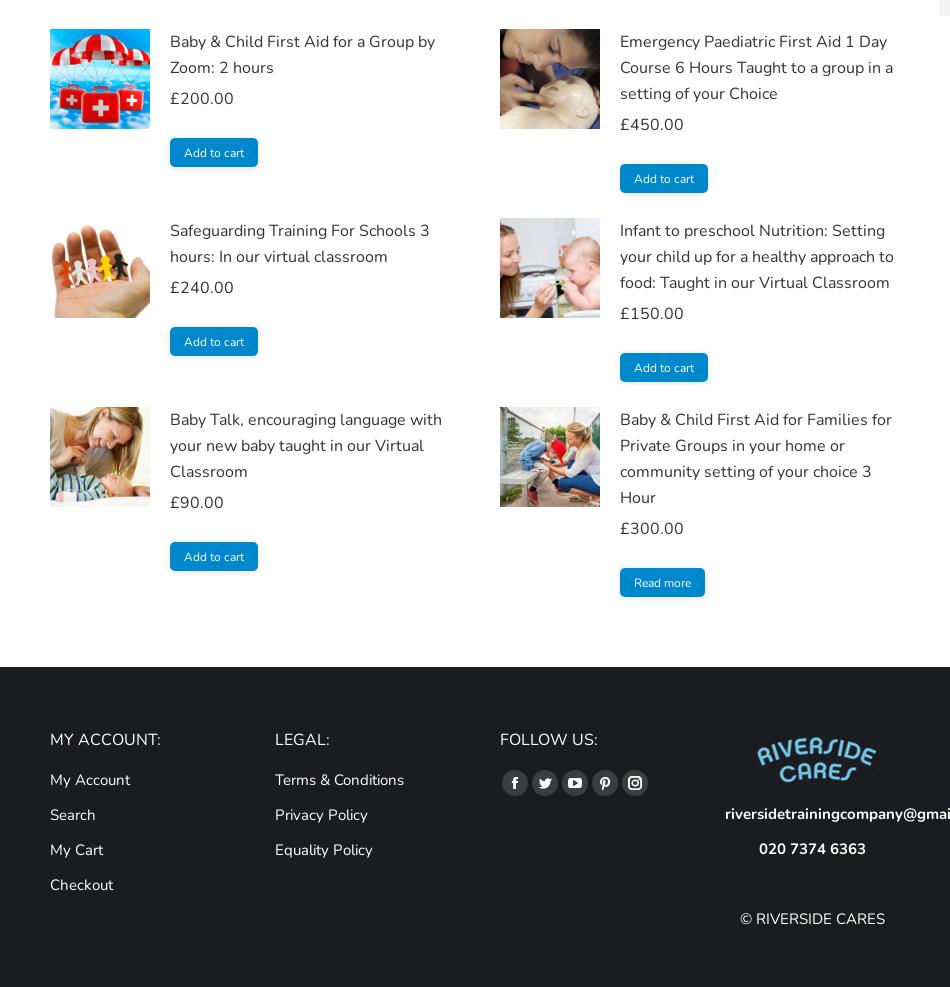 This screenshot has width=950, height=987. I want to click on '90.00', so click(201, 502).